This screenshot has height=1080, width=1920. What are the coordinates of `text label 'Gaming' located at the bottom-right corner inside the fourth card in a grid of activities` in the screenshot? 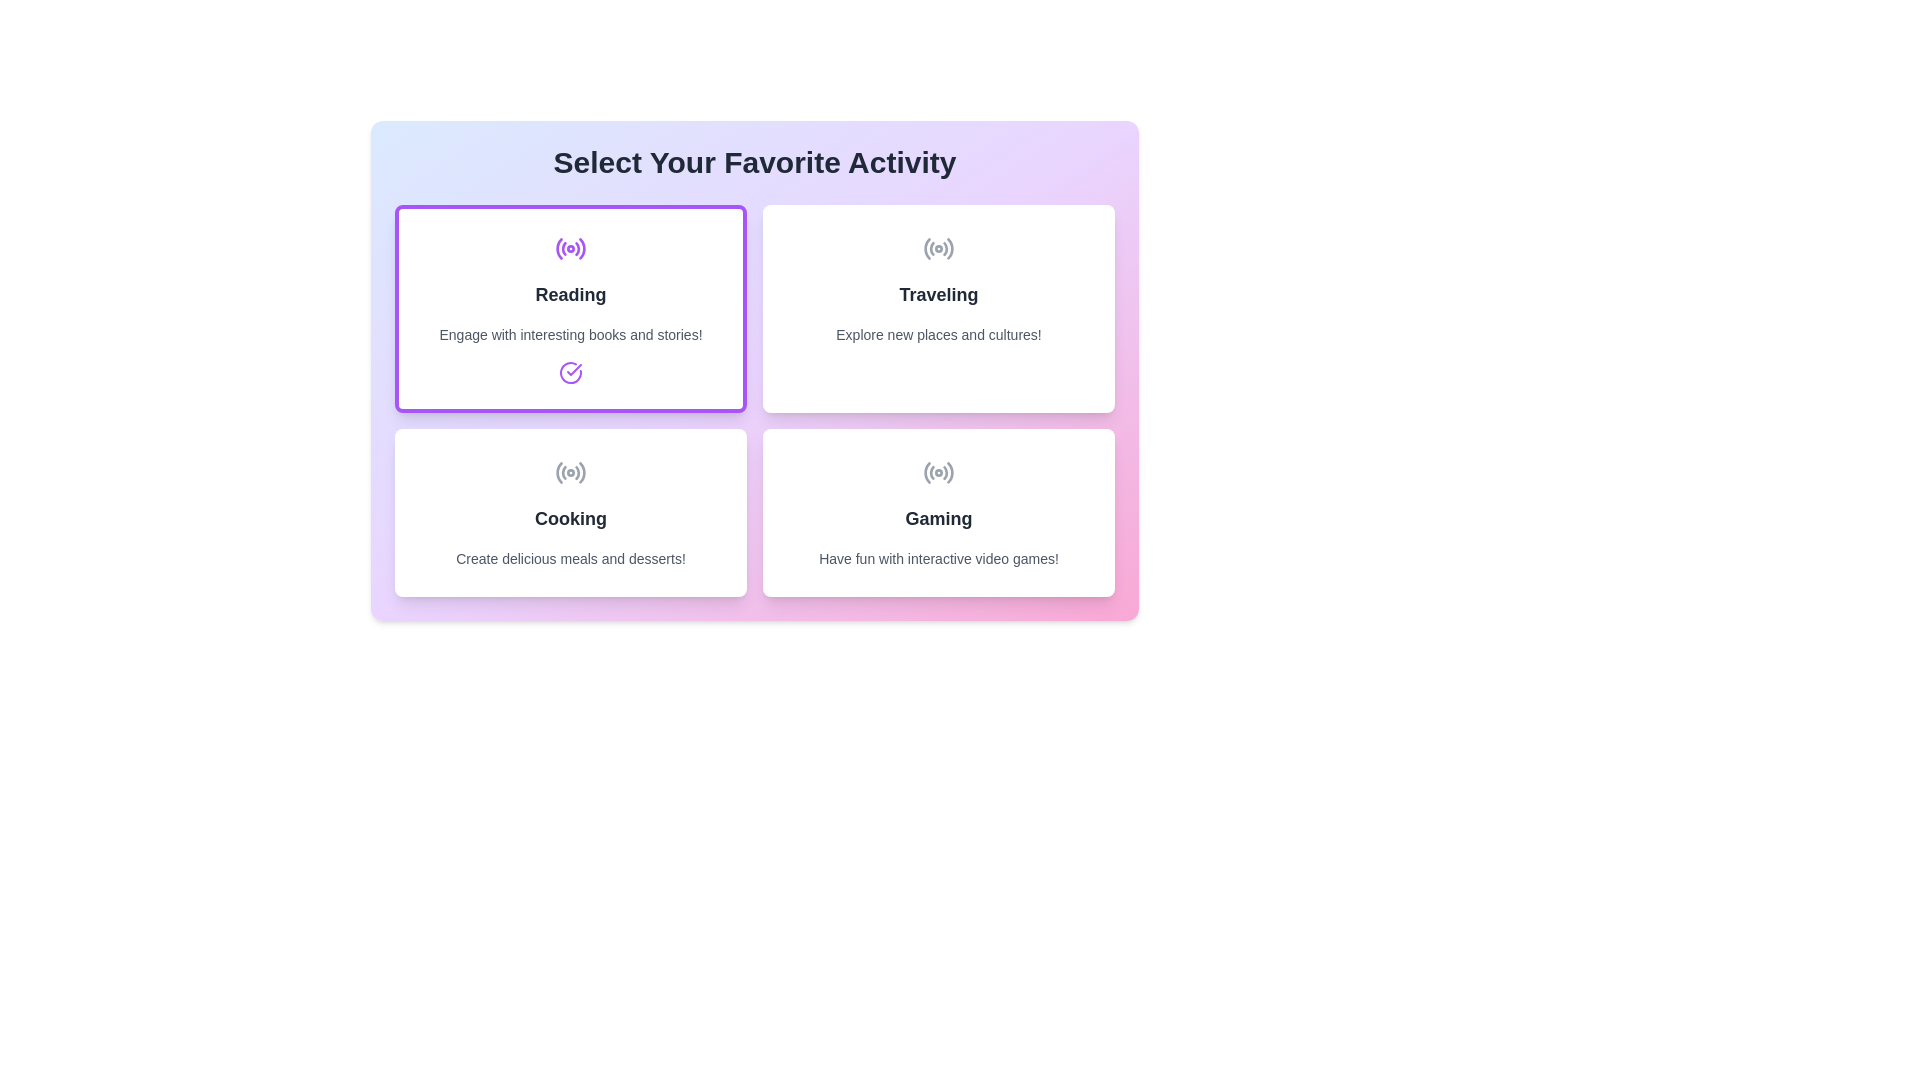 It's located at (938, 518).